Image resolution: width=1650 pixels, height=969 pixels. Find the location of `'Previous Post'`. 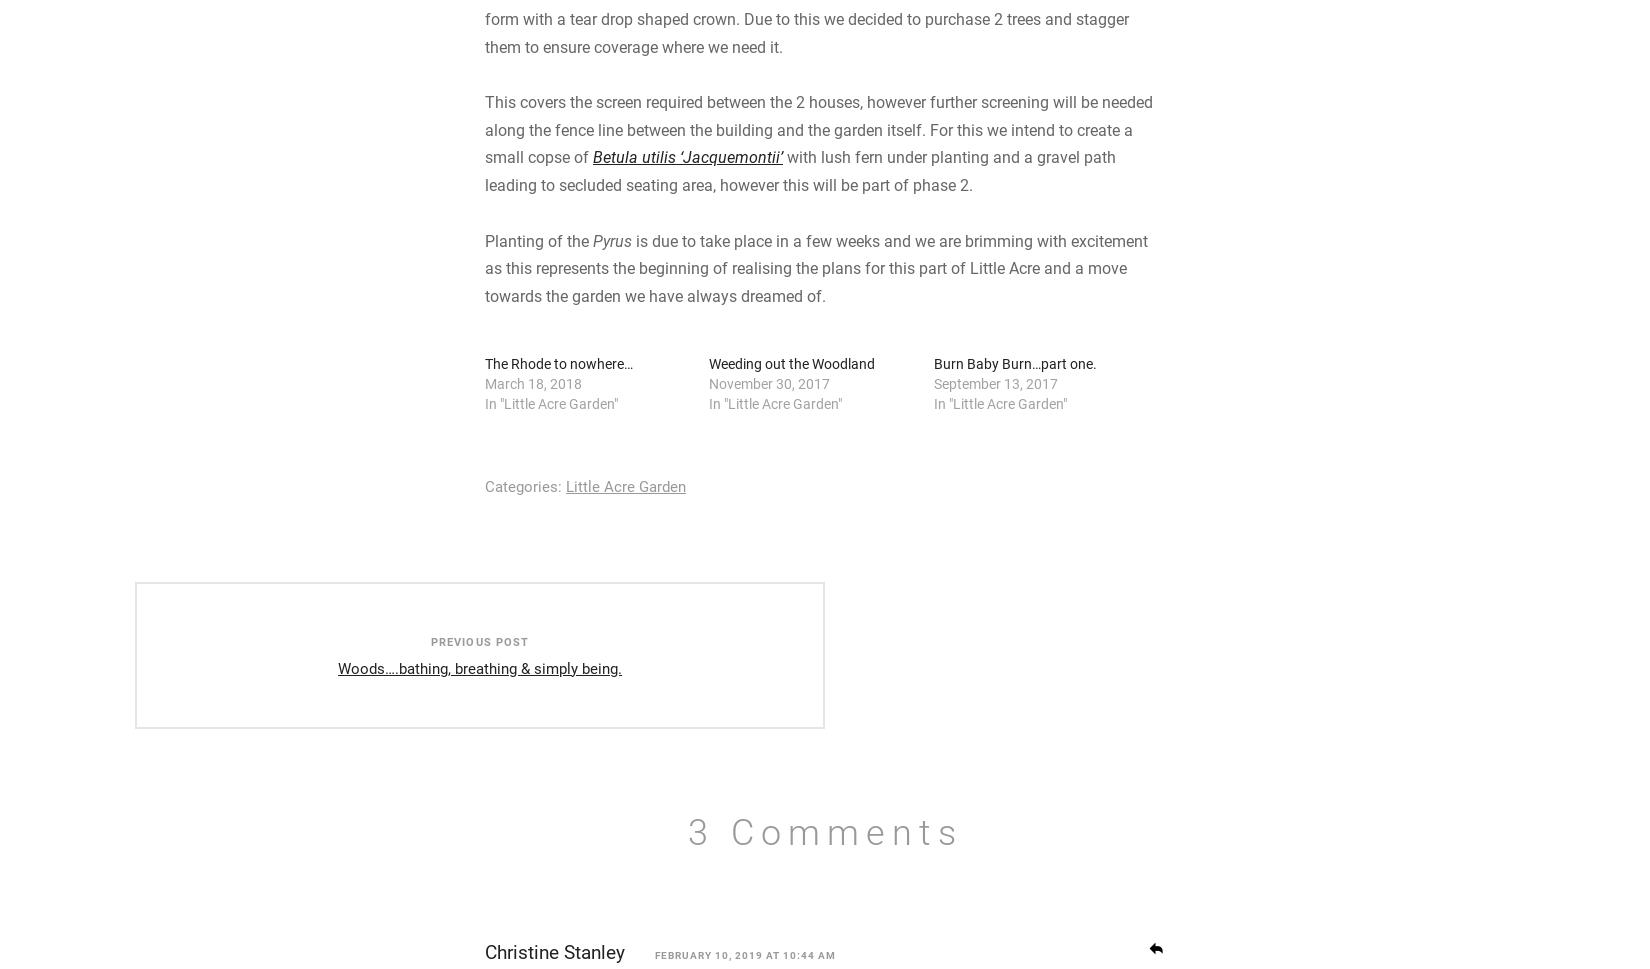

'Previous Post' is located at coordinates (512, 800).